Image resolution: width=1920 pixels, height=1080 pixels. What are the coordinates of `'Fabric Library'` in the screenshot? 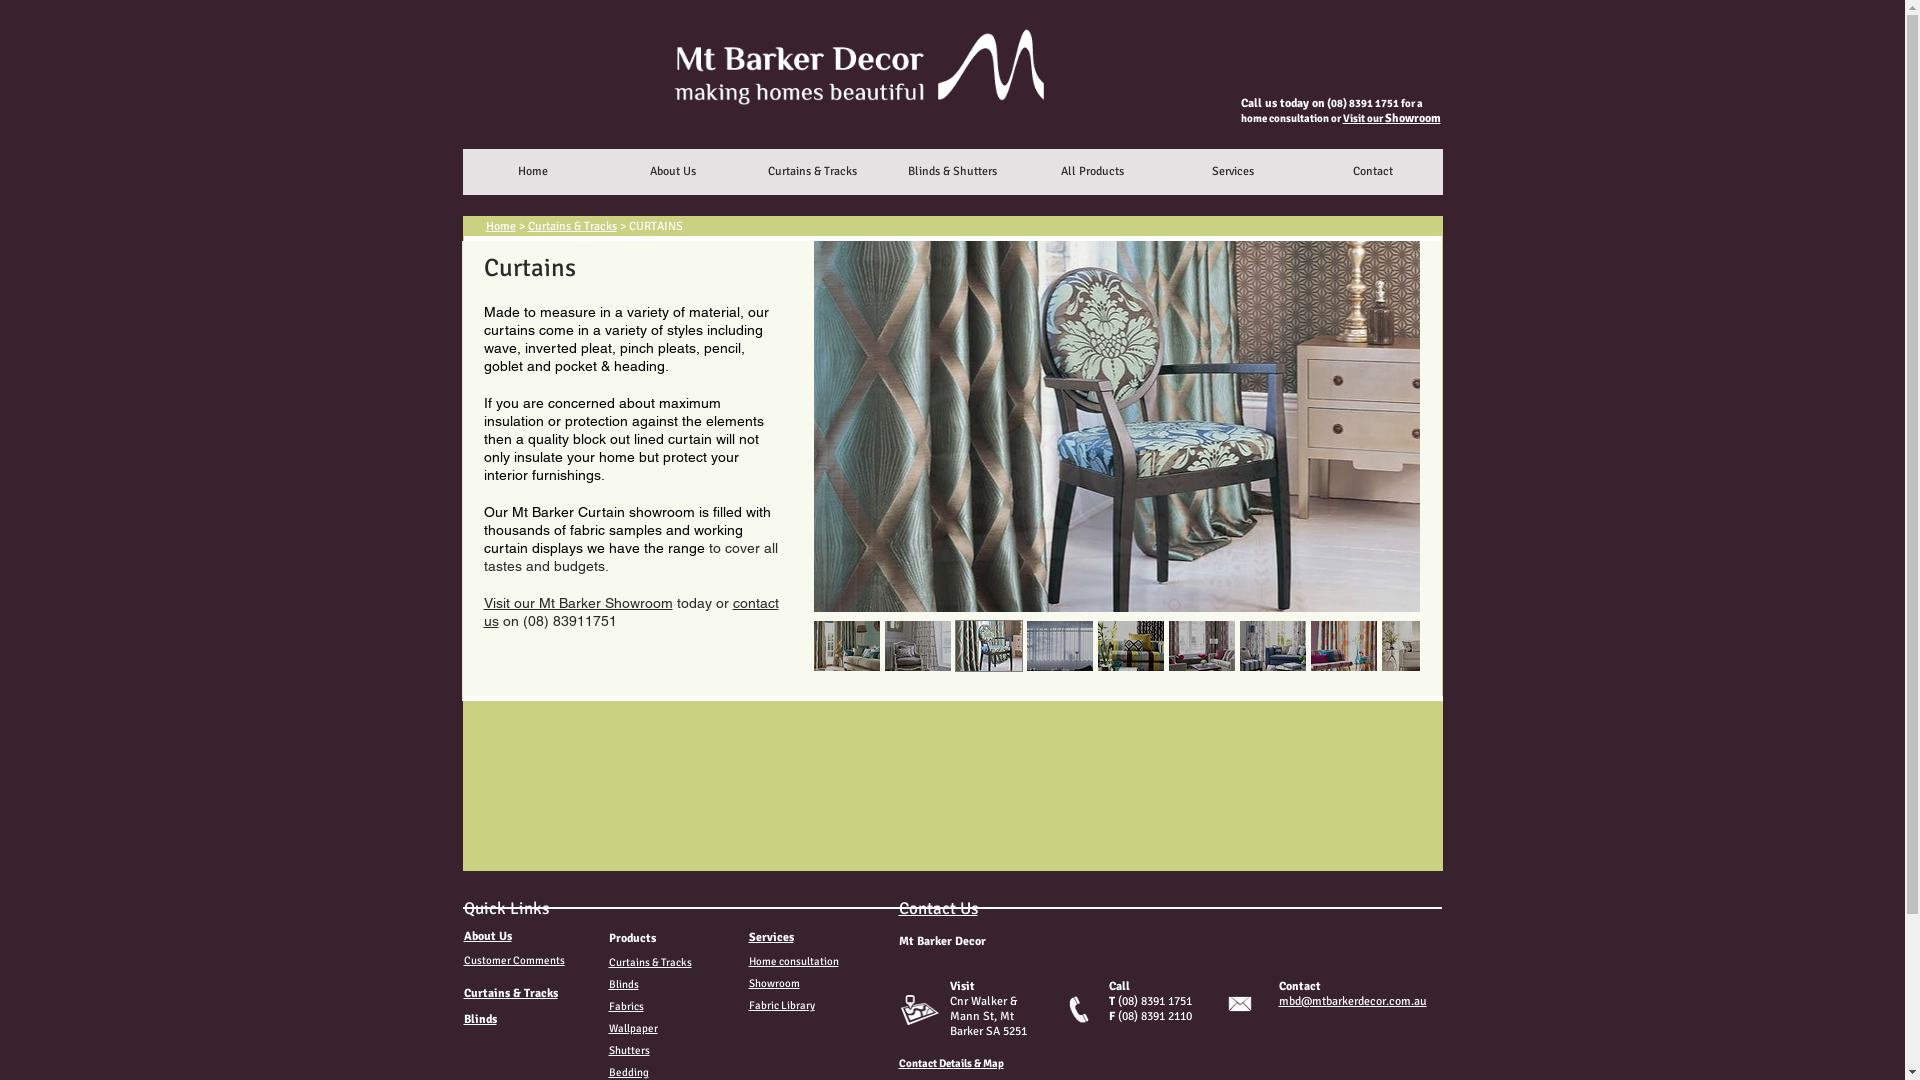 It's located at (780, 1005).